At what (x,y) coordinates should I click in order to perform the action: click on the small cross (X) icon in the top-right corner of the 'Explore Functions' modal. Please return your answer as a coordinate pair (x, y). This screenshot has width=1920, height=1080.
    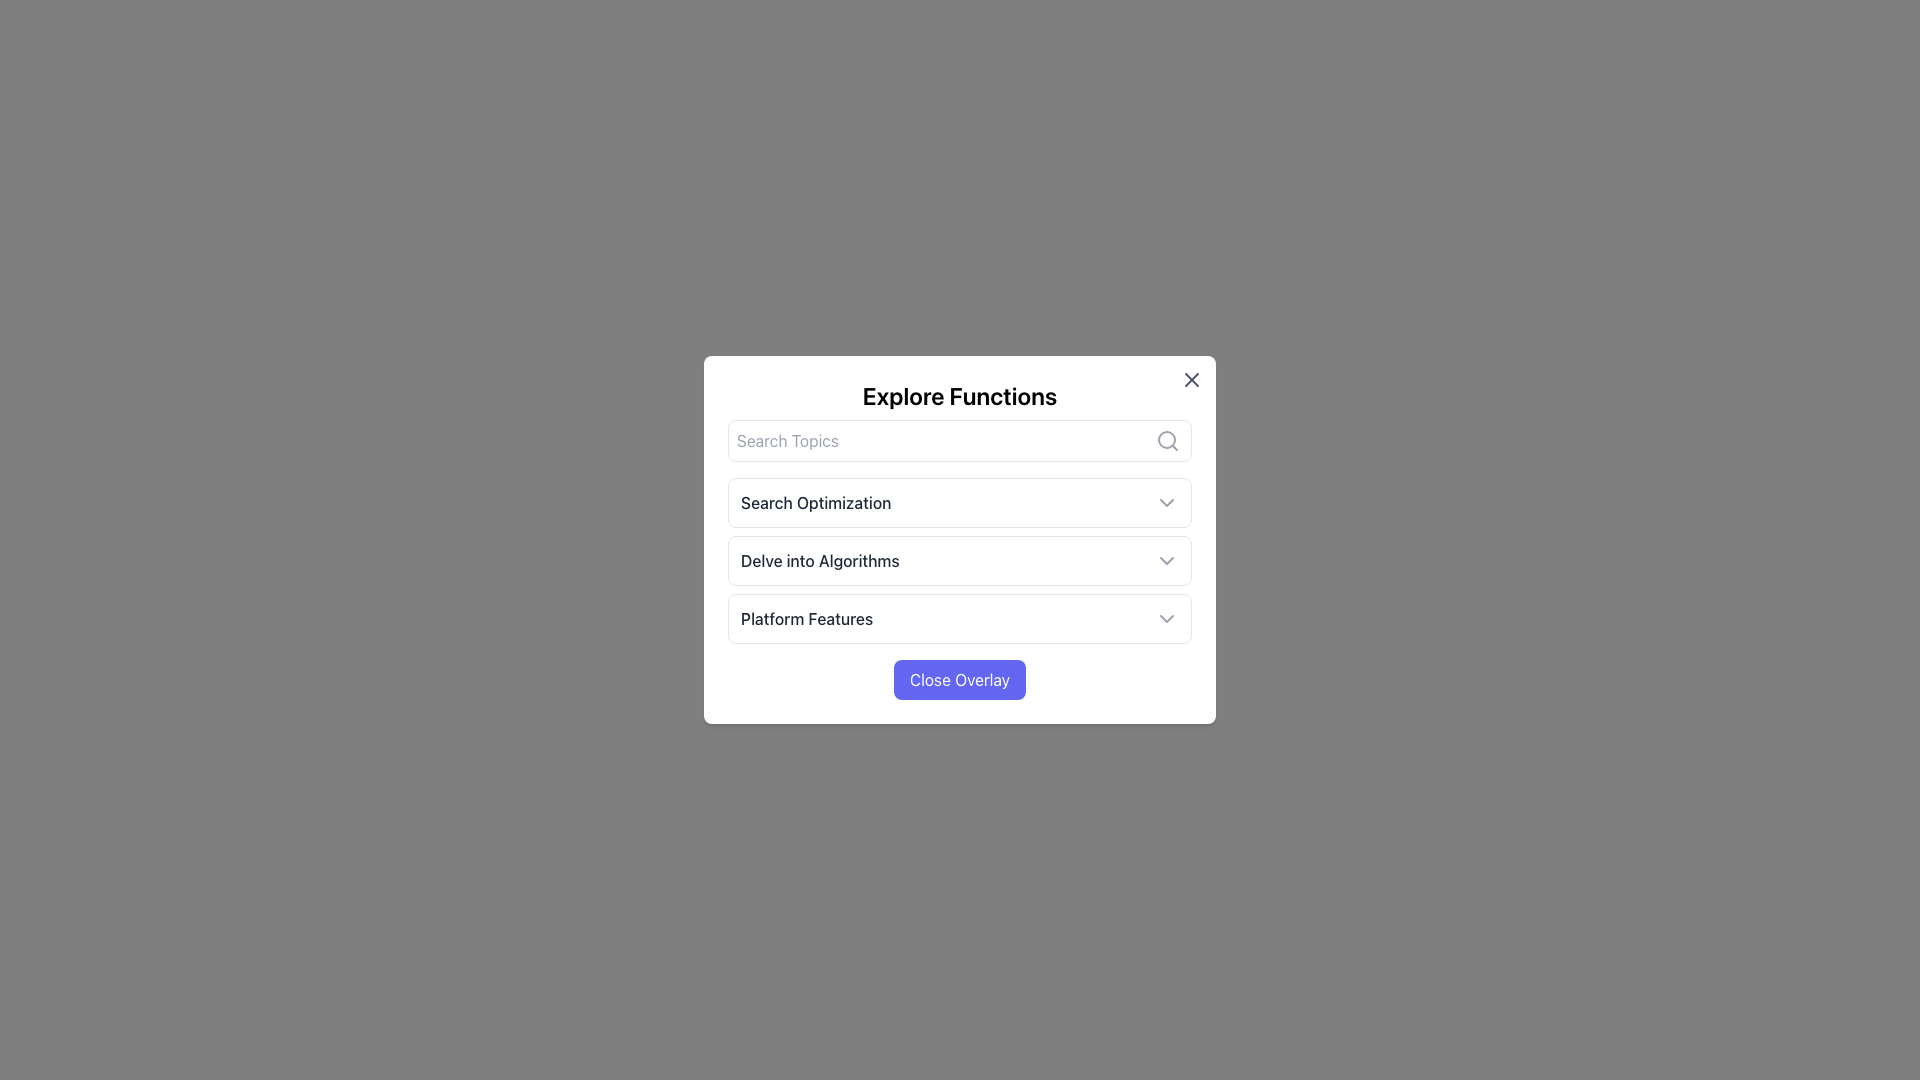
    Looking at the image, I should click on (1191, 380).